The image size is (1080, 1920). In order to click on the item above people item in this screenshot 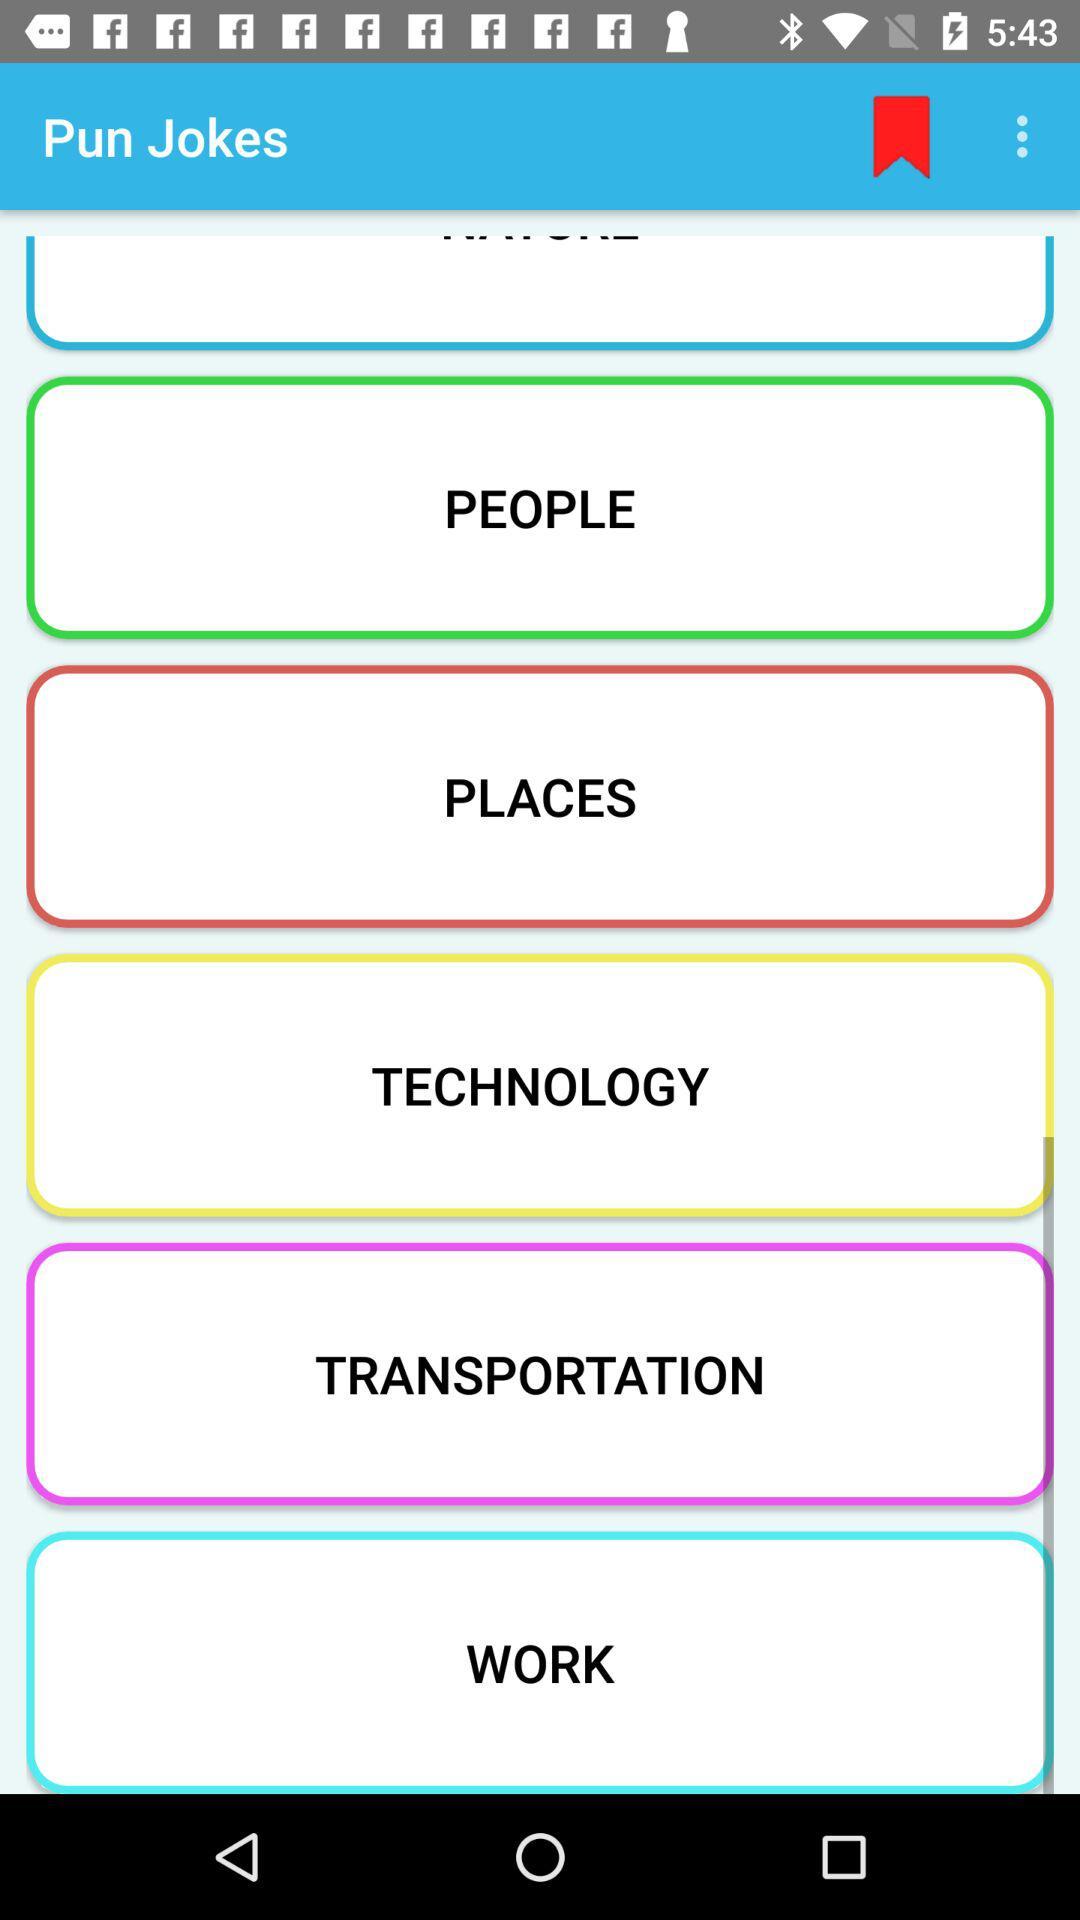, I will do `click(540, 279)`.